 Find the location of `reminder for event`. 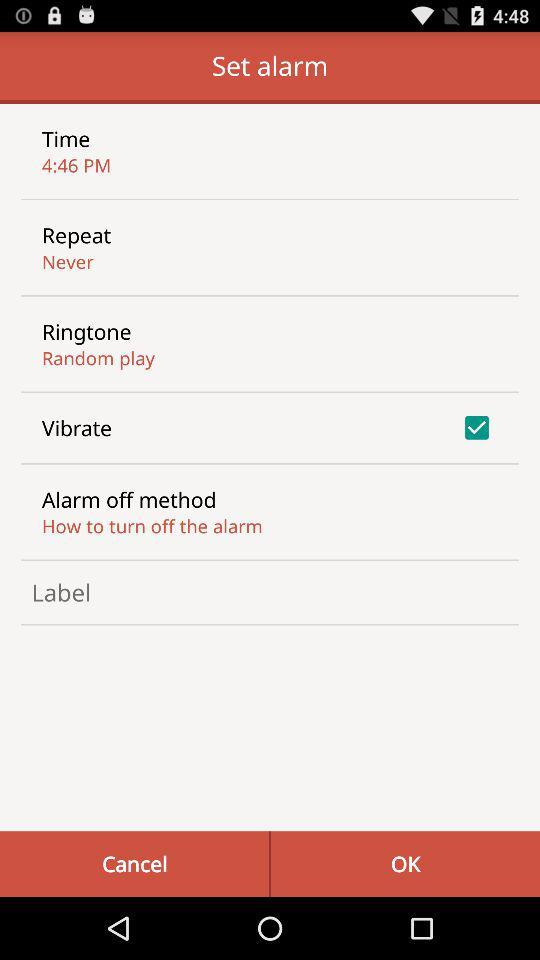

reminder for event is located at coordinates (270, 592).